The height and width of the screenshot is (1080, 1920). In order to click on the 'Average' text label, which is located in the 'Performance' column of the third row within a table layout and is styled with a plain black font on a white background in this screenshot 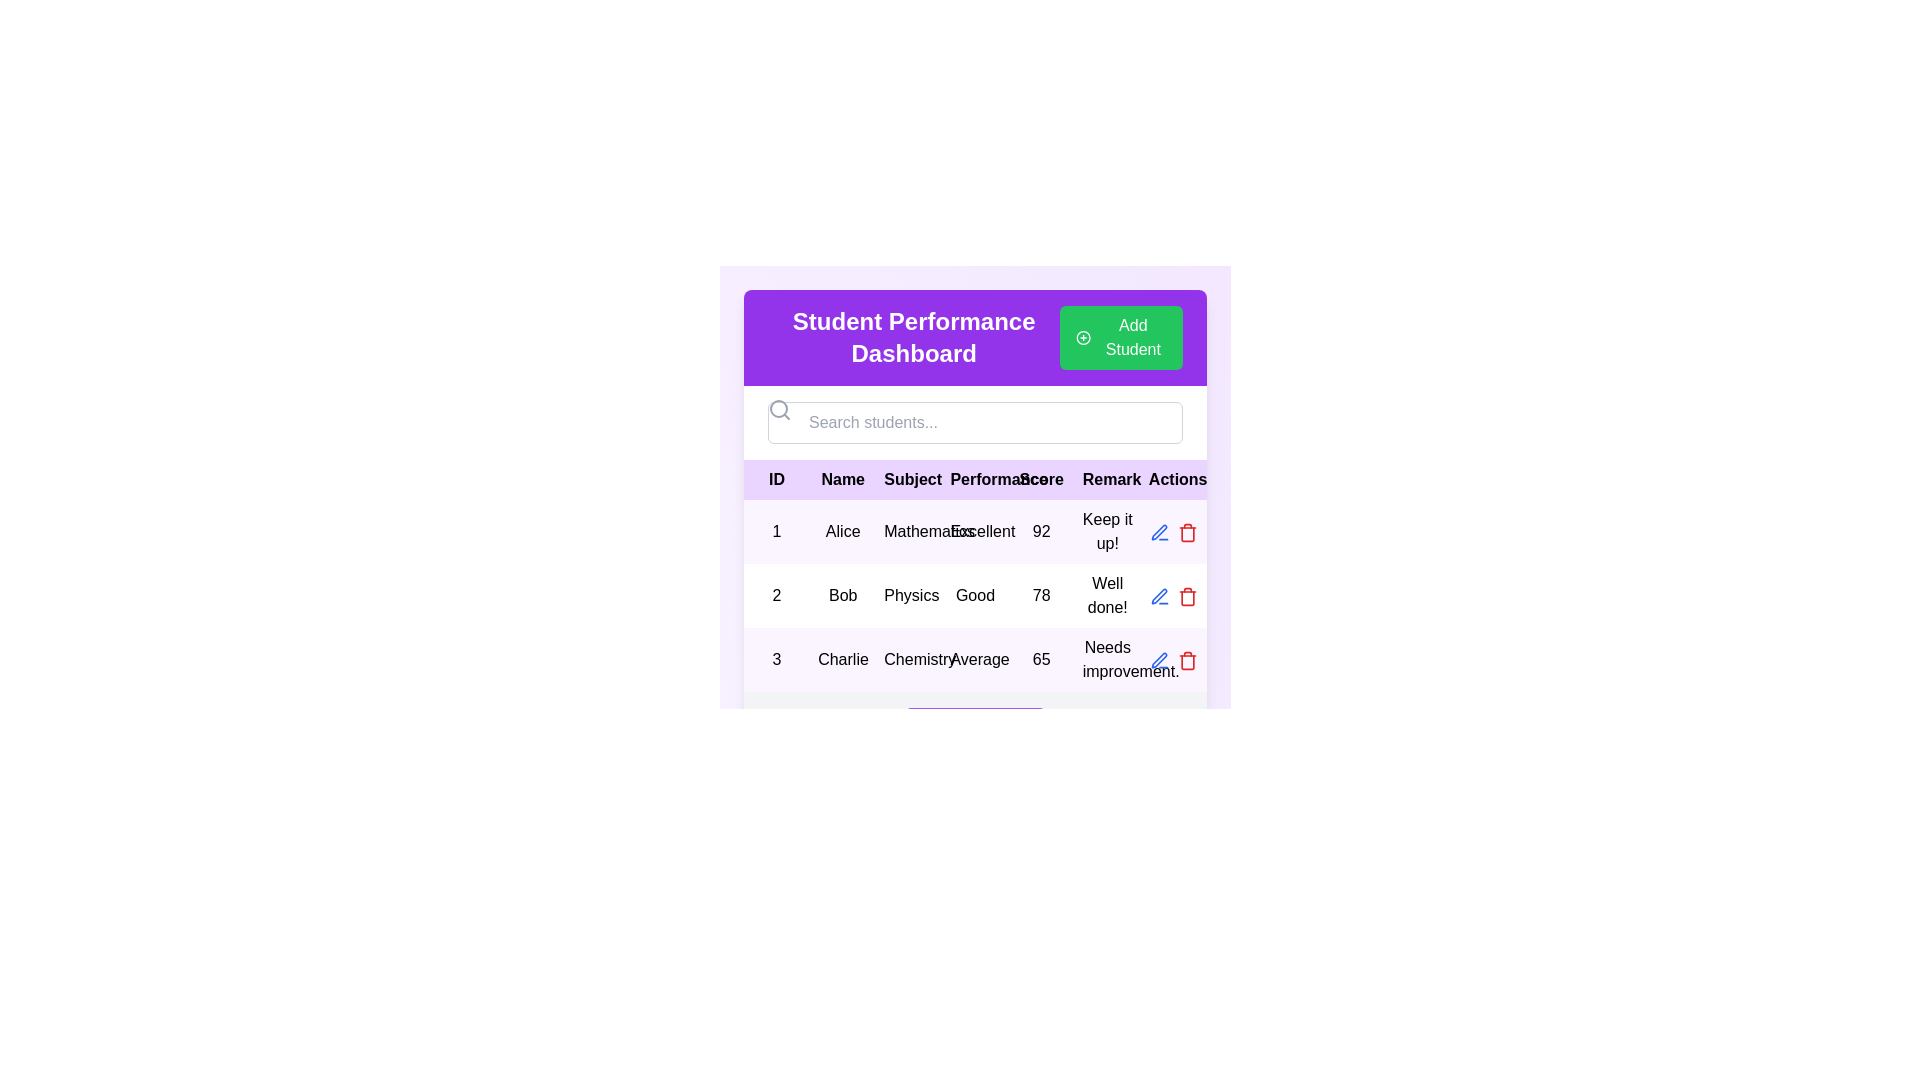, I will do `click(975, 659)`.